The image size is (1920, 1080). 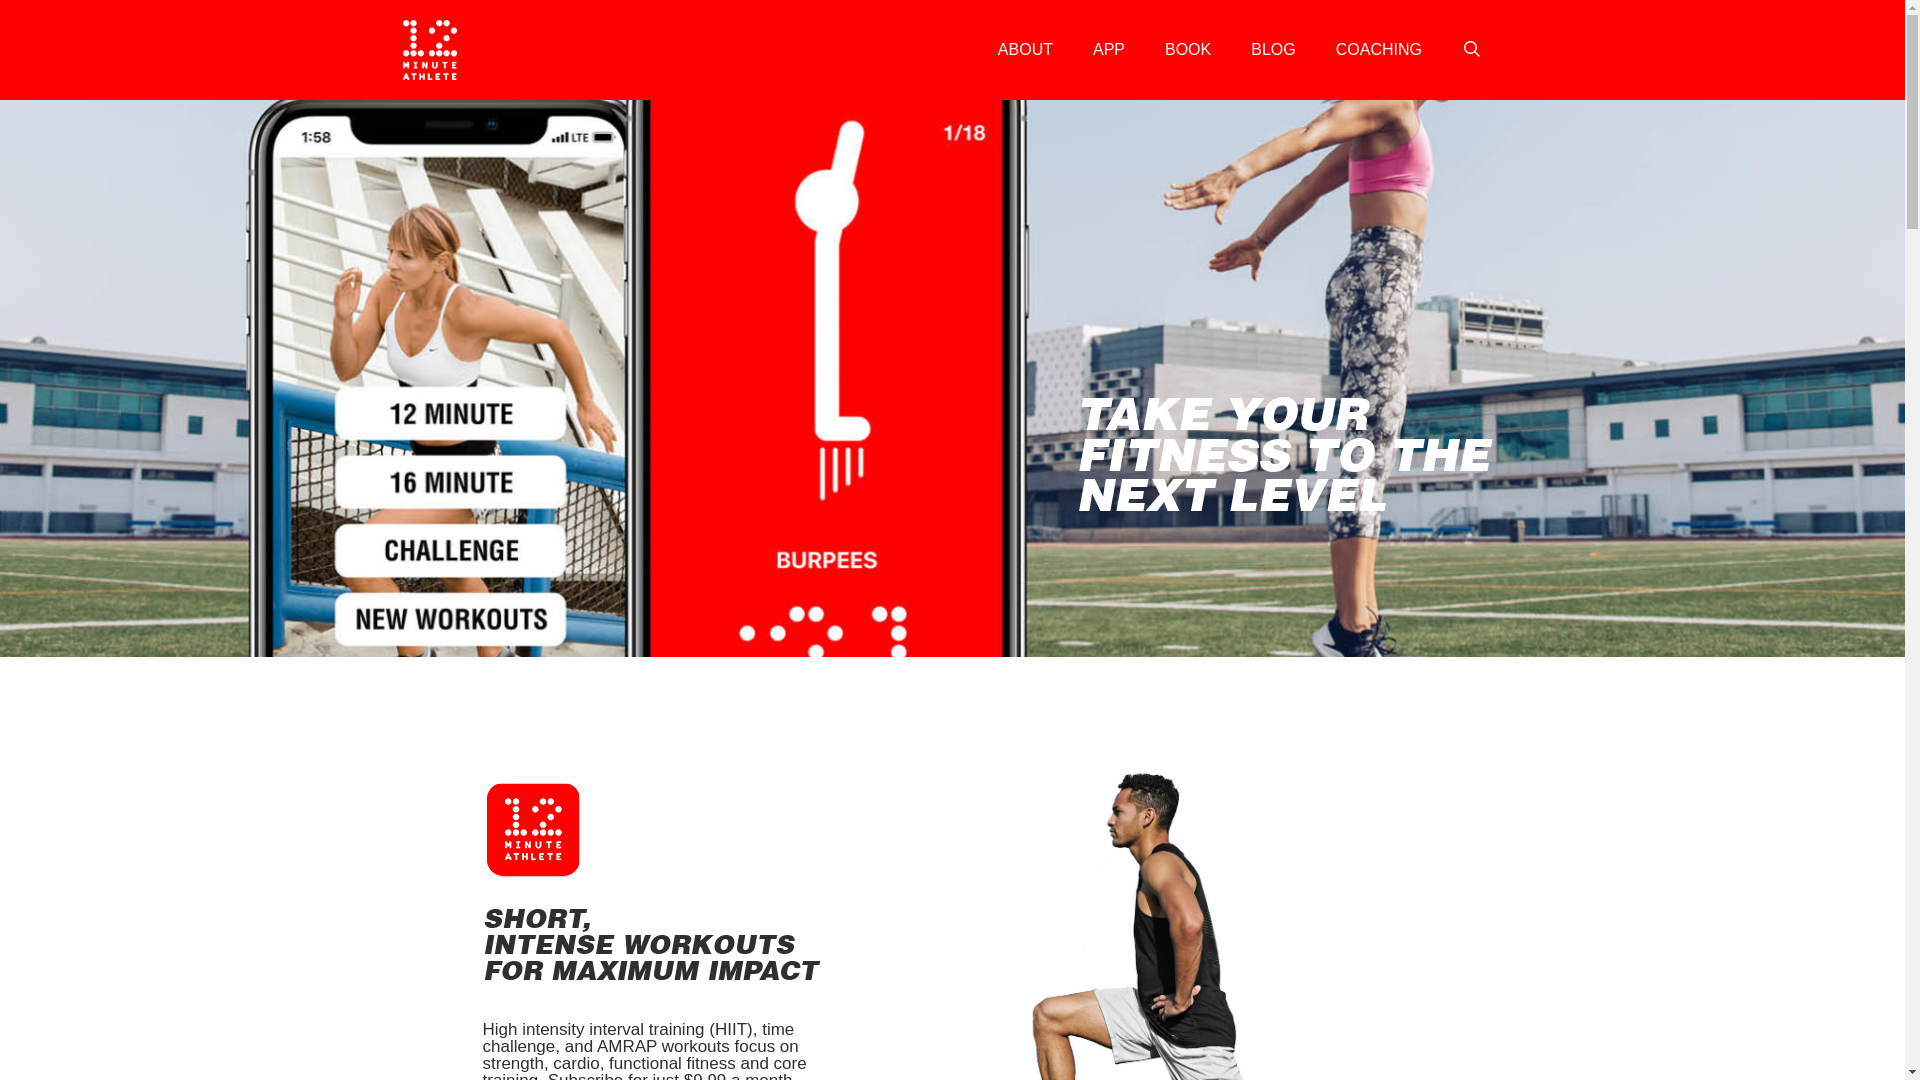 I want to click on 'ABOUT', so click(x=1025, y=49).